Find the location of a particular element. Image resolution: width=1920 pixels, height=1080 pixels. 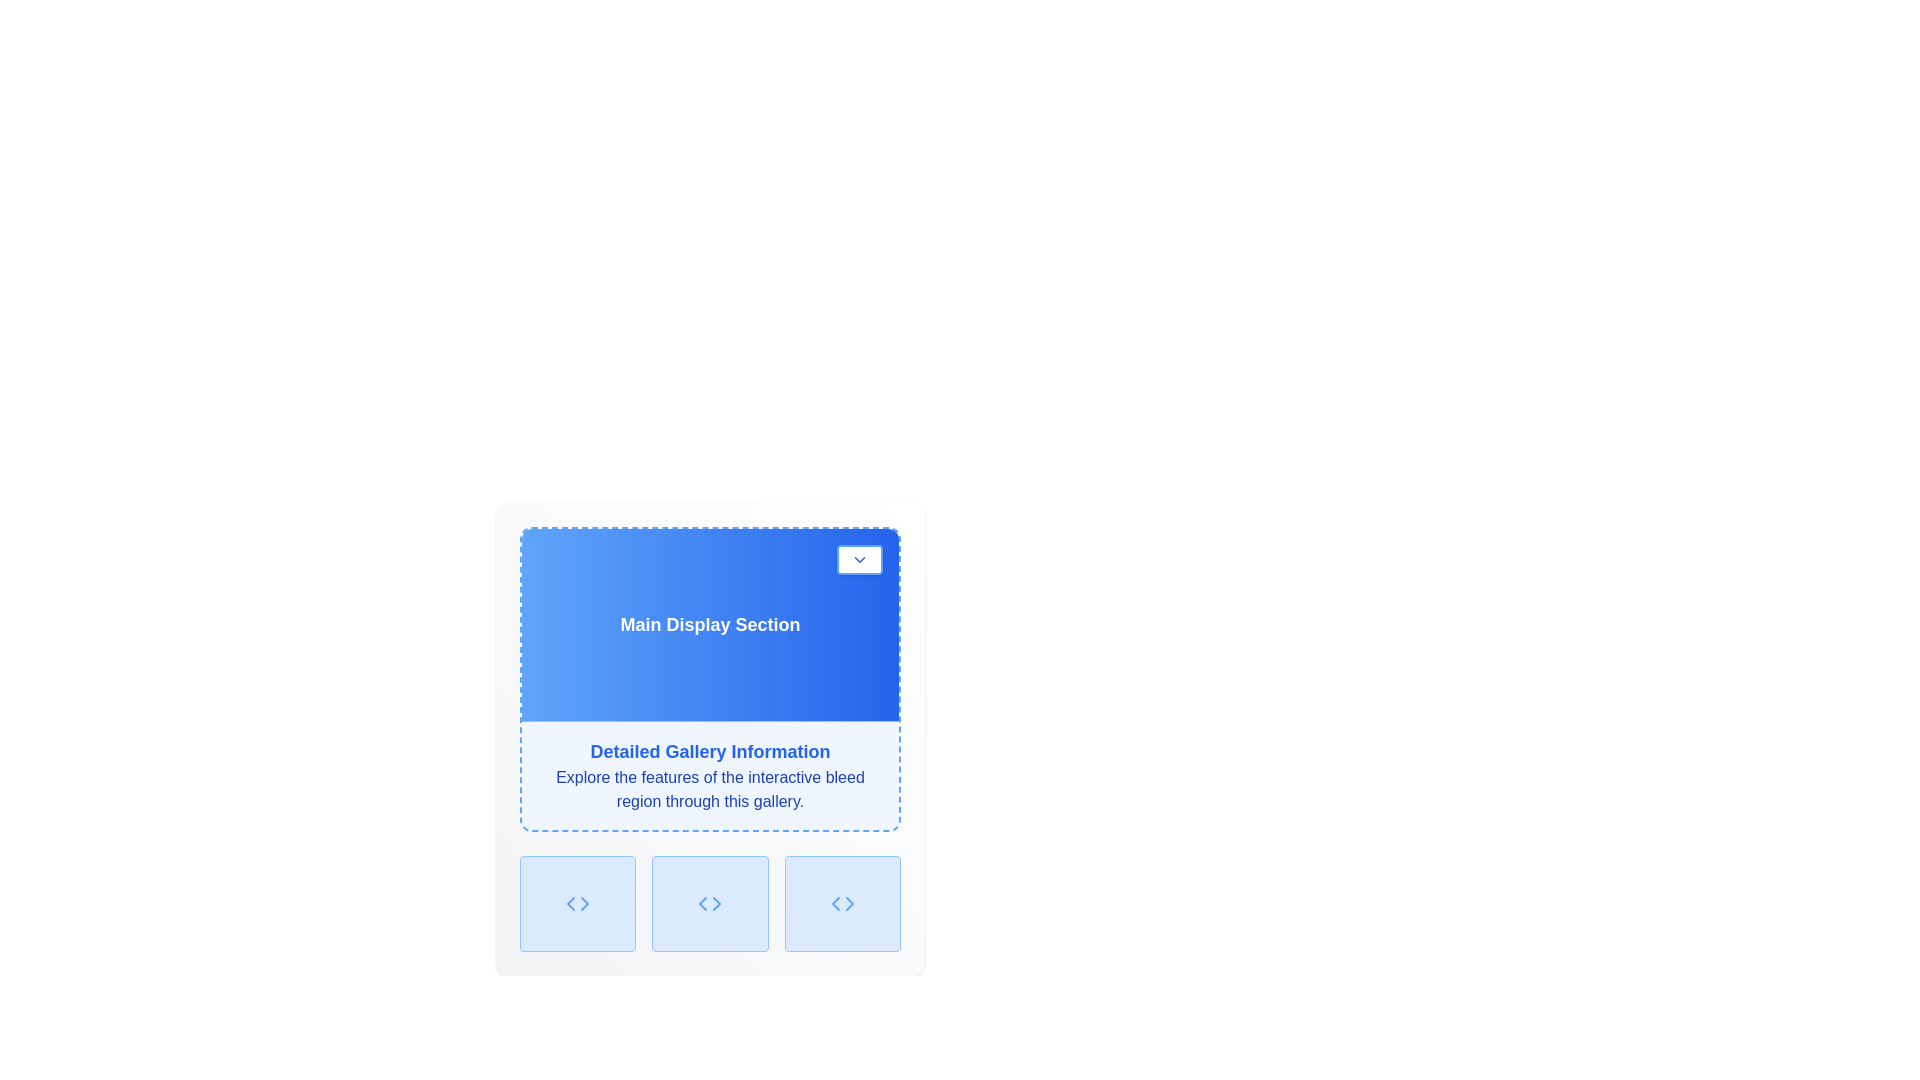

the small interactive button located in the upper-right corner of the Main Display Section, which has a white background, blue border, and blue text with a downward-pointing chevron icon is located at coordinates (859, 559).